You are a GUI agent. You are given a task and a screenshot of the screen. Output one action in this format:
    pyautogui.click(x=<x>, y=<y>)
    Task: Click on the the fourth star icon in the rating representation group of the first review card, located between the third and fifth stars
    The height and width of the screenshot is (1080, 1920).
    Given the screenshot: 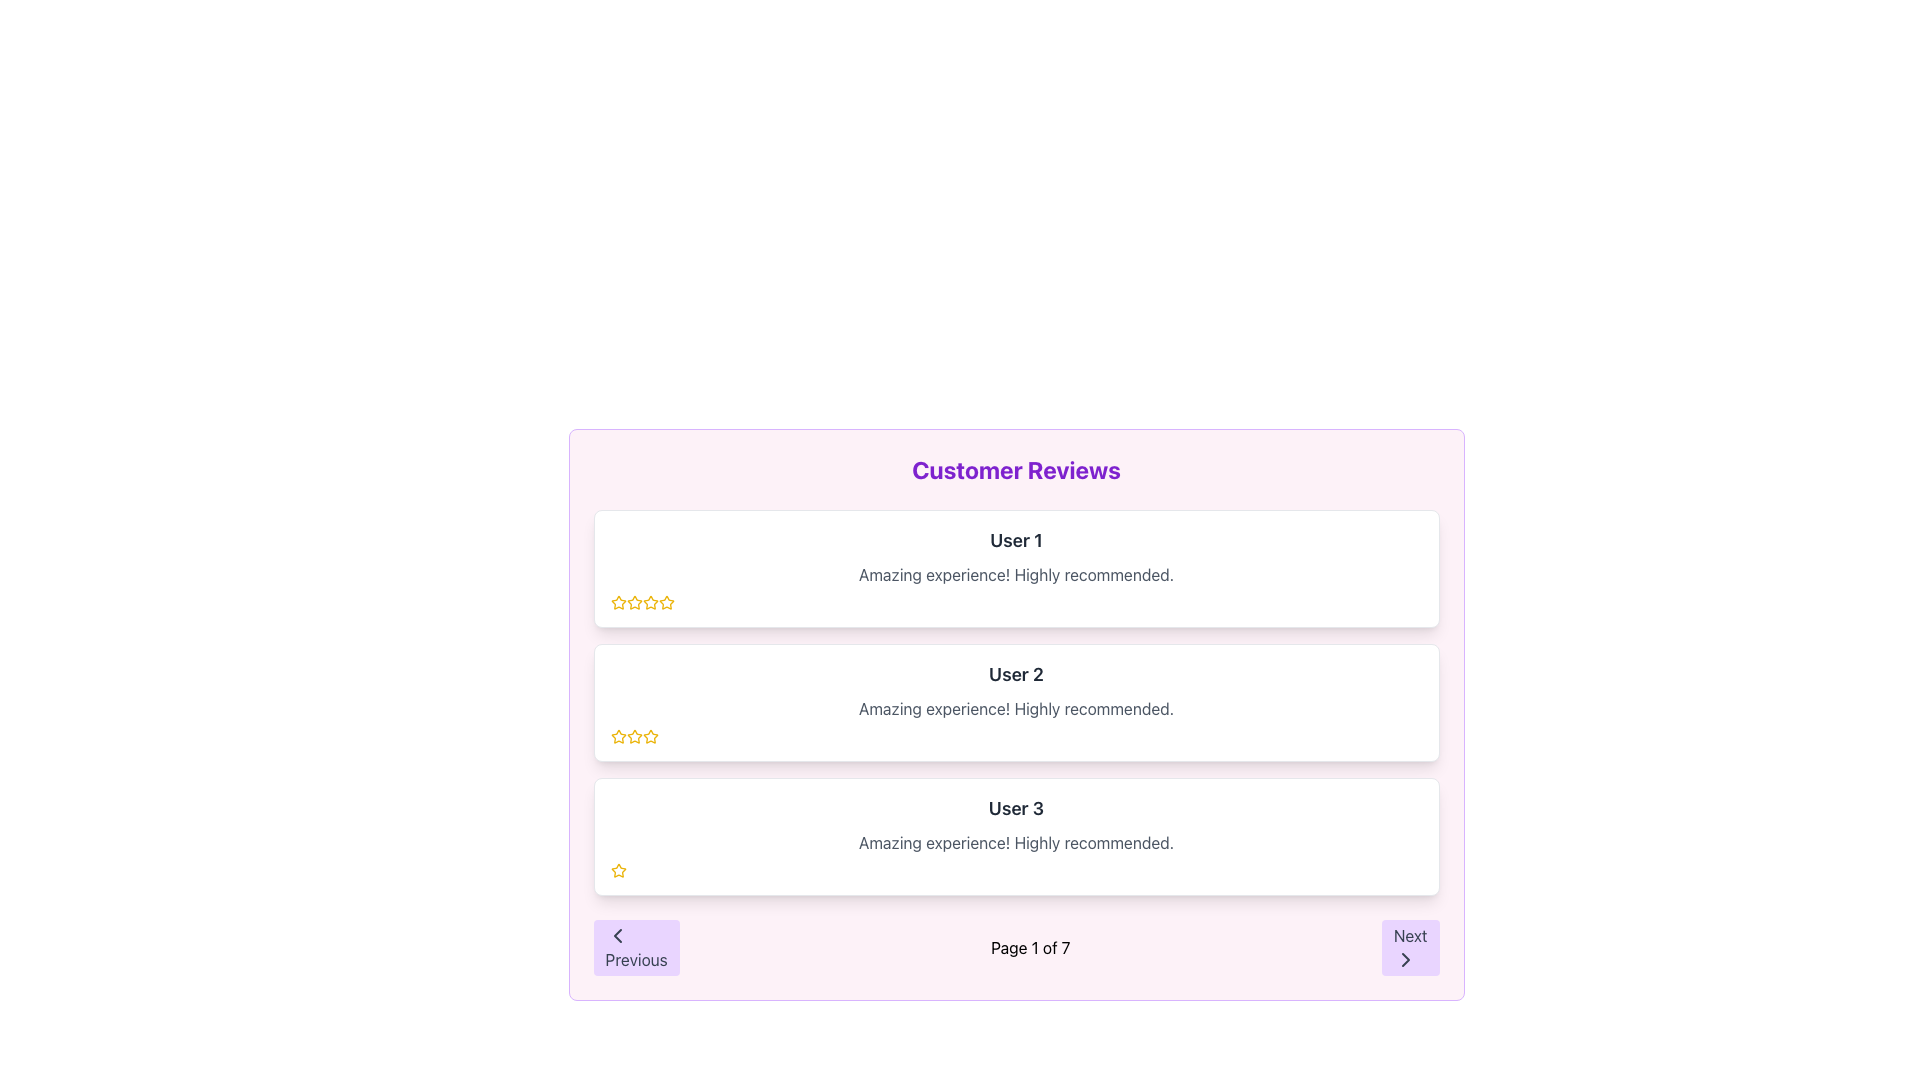 What is the action you would take?
    pyautogui.click(x=650, y=601)
    